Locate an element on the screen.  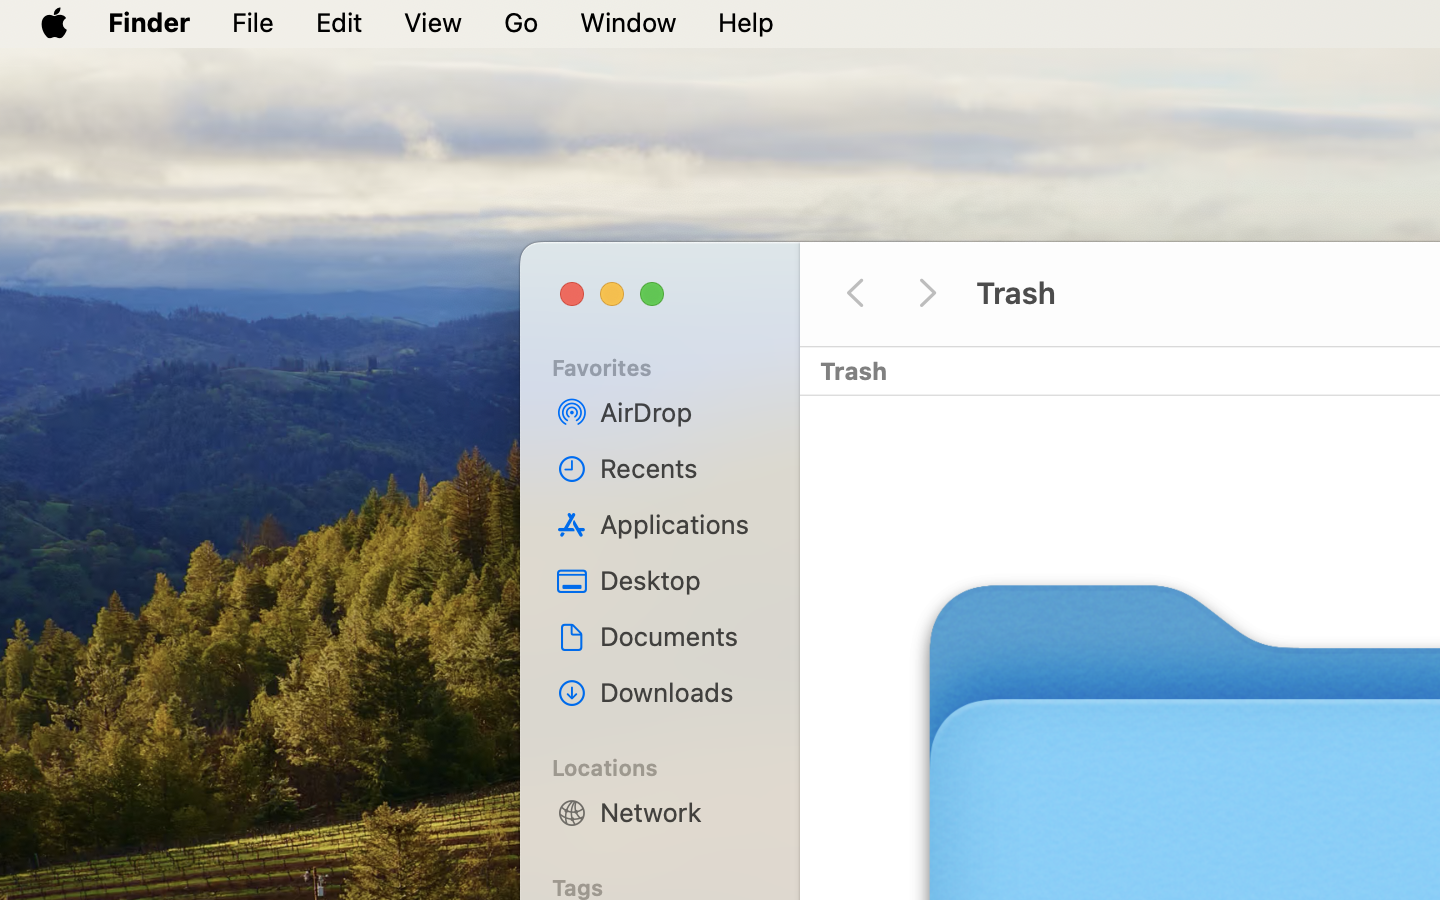
'Favorites' is located at coordinates (671, 365).